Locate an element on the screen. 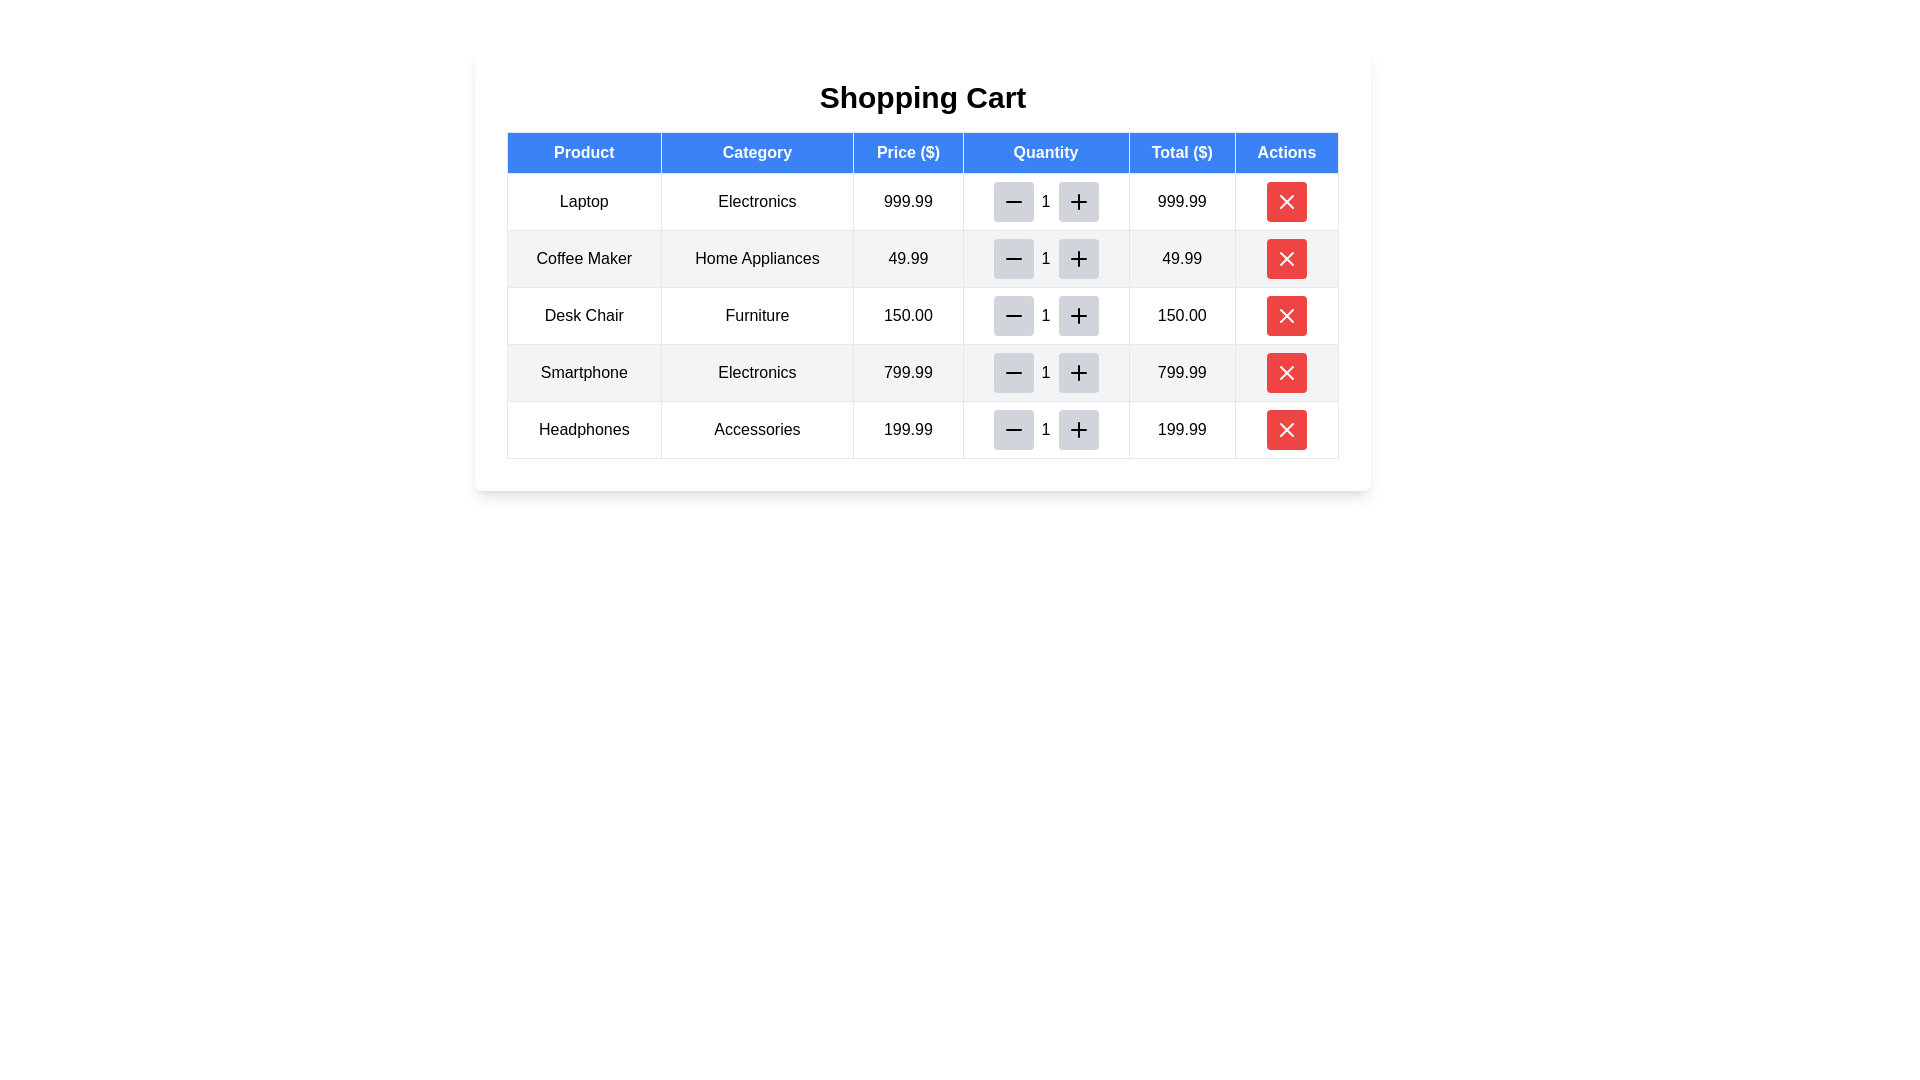  the static text display showing the price total for 'Coffee Maker' which is located in the 'Total ($)' column of the second row in the table is located at coordinates (1182, 257).